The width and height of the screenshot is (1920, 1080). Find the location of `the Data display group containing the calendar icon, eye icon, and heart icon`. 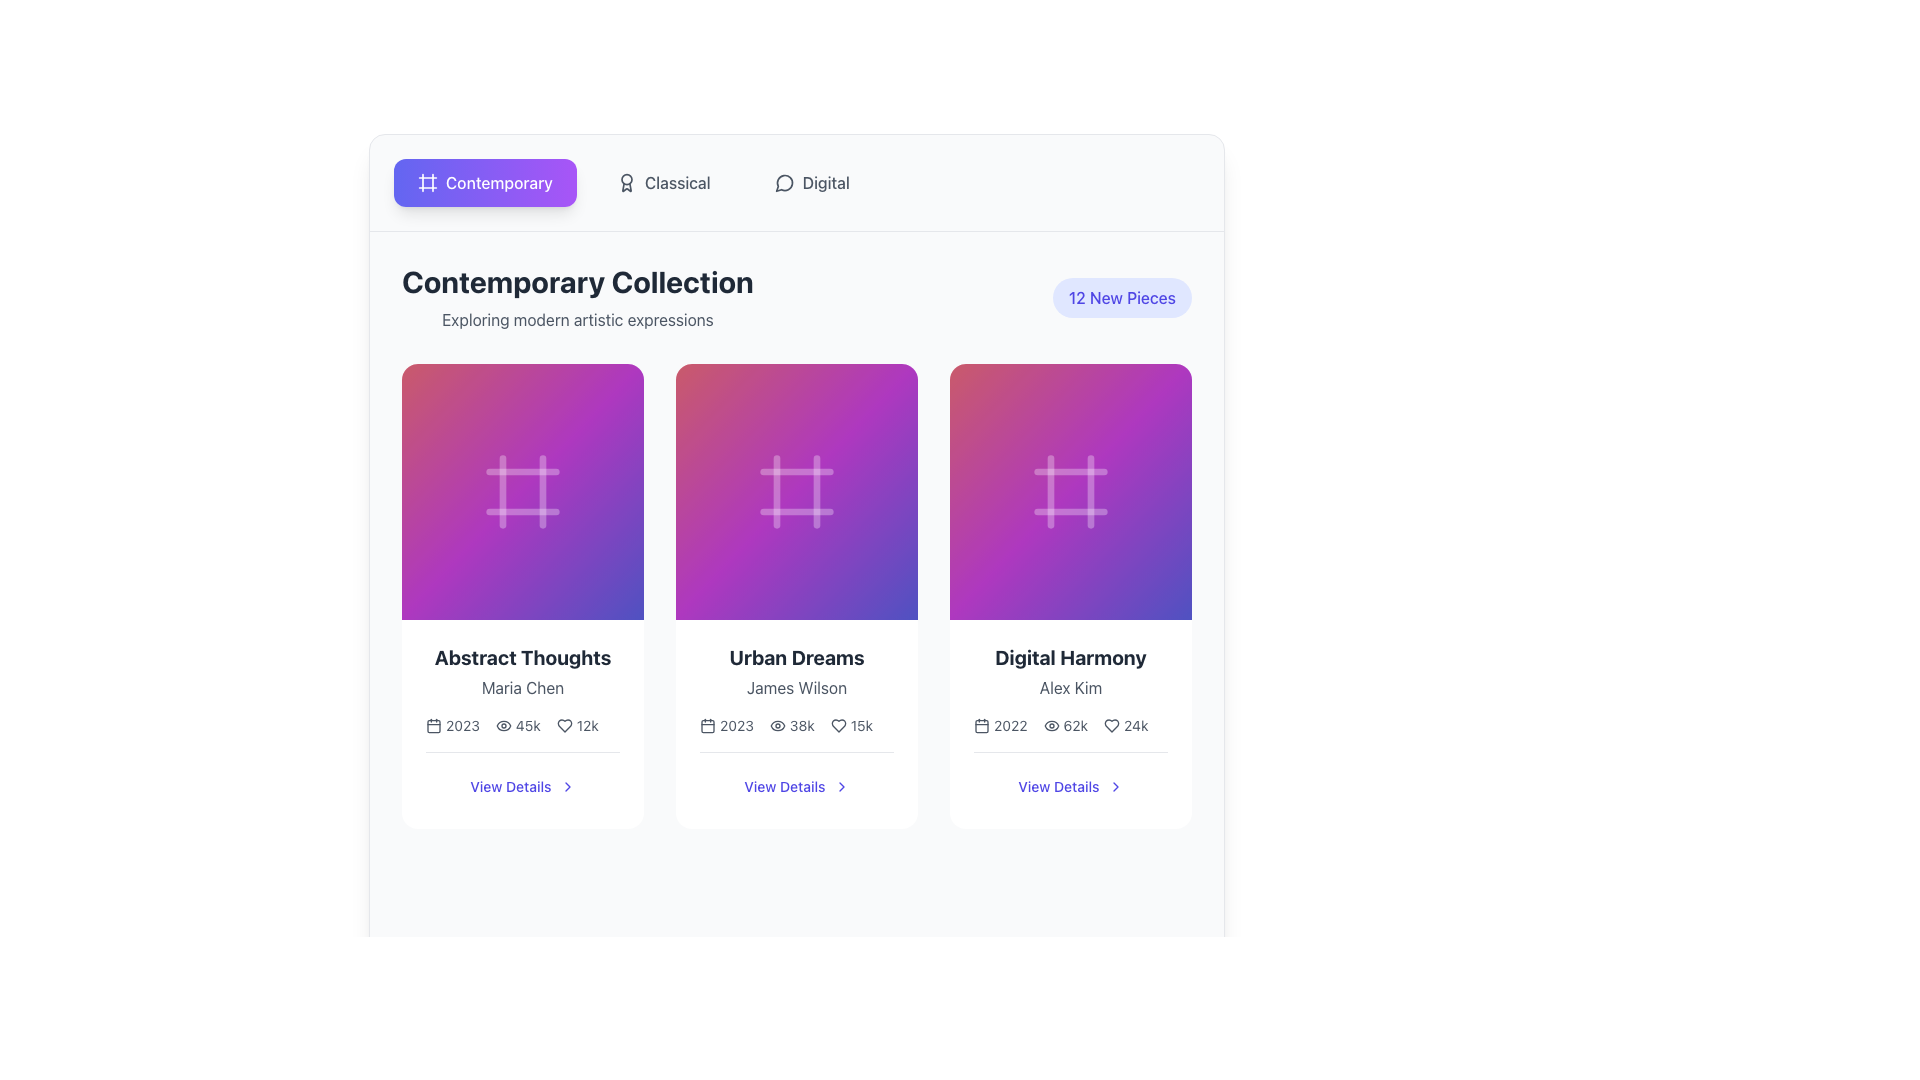

the Data display group containing the calendar icon, eye icon, and heart icon is located at coordinates (795, 725).